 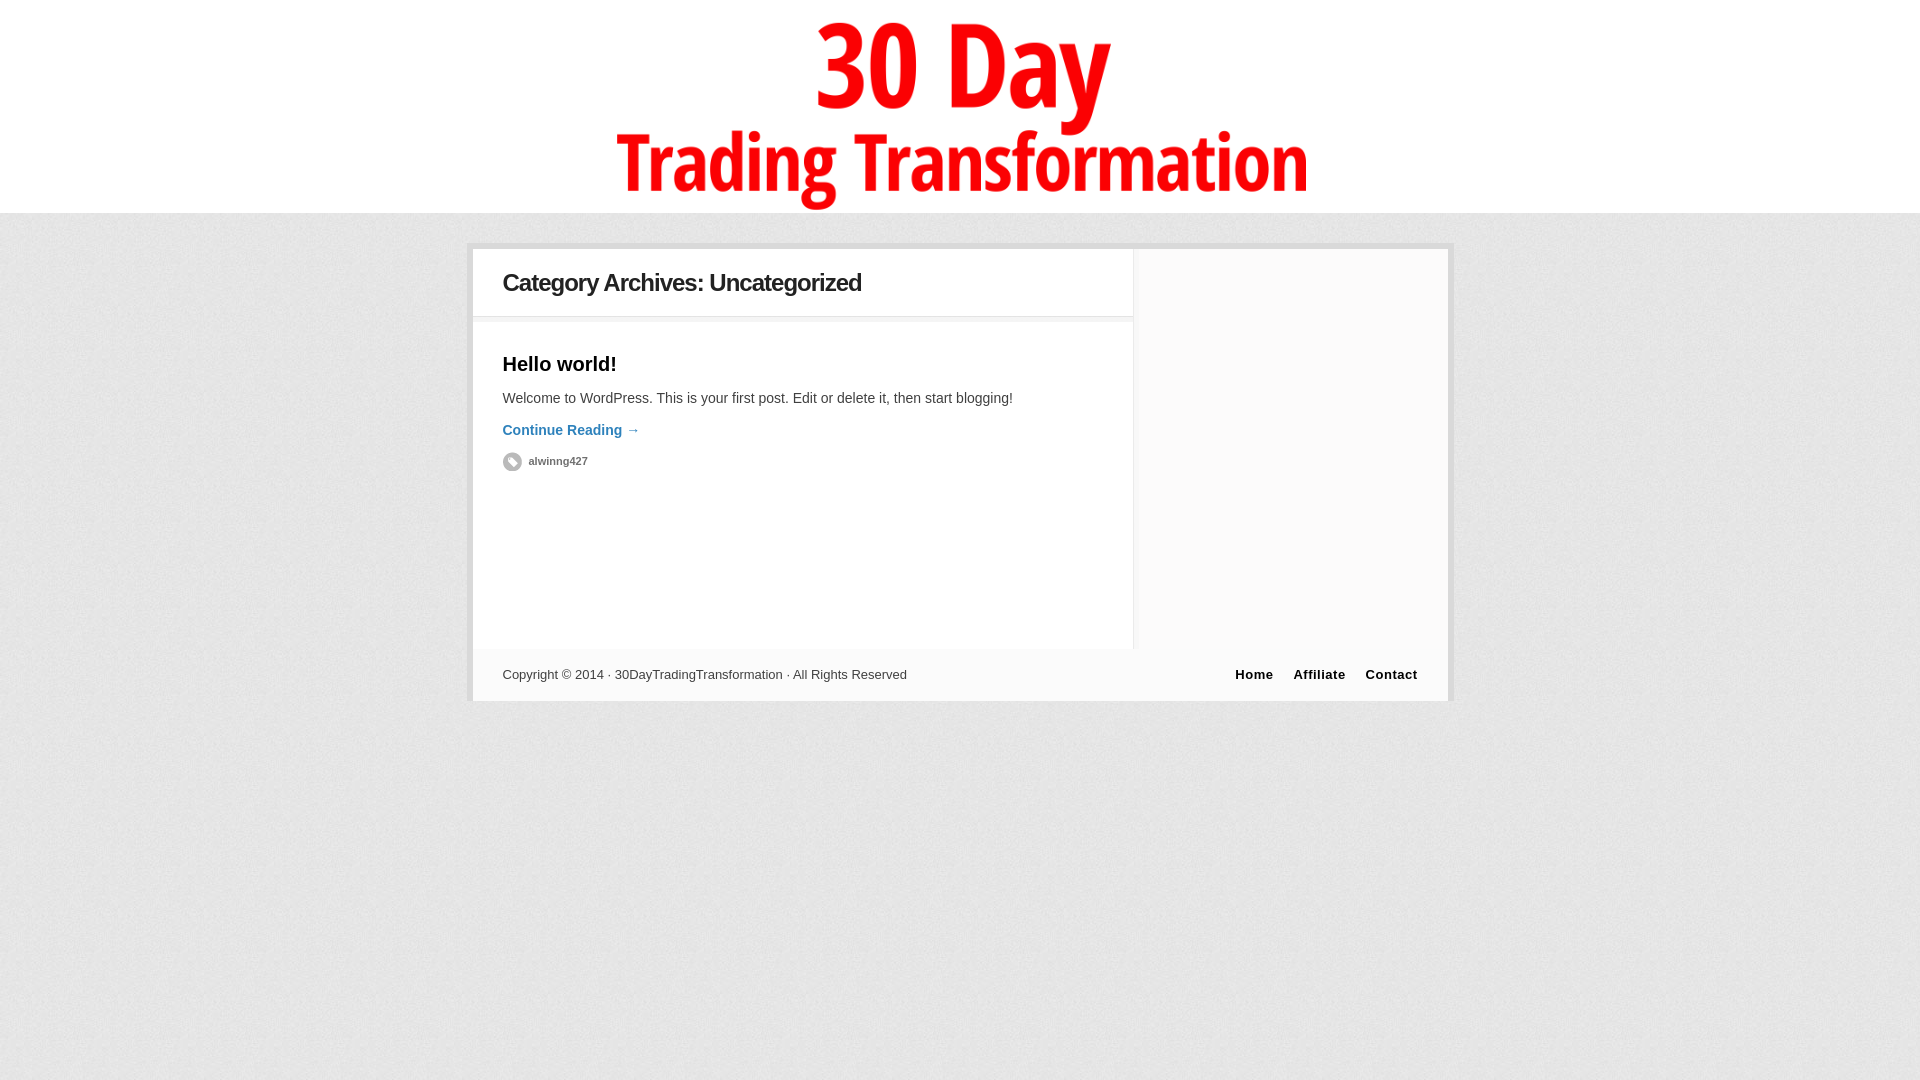 What do you see at coordinates (1319, 674) in the screenshot?
I see `'Affiliate'` at bounding box center [1319, 674].